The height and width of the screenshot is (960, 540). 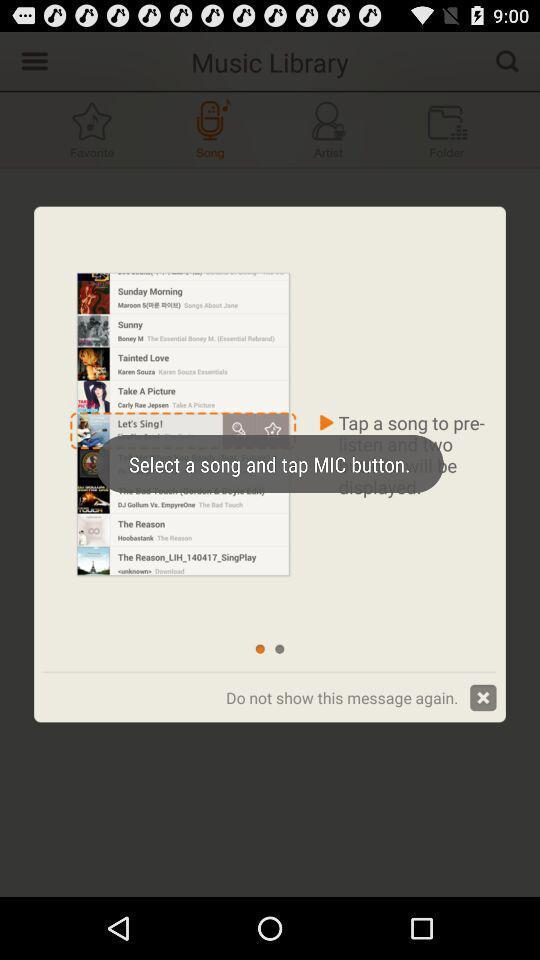 I want to click on music library settings, so click(x=31, y=59).